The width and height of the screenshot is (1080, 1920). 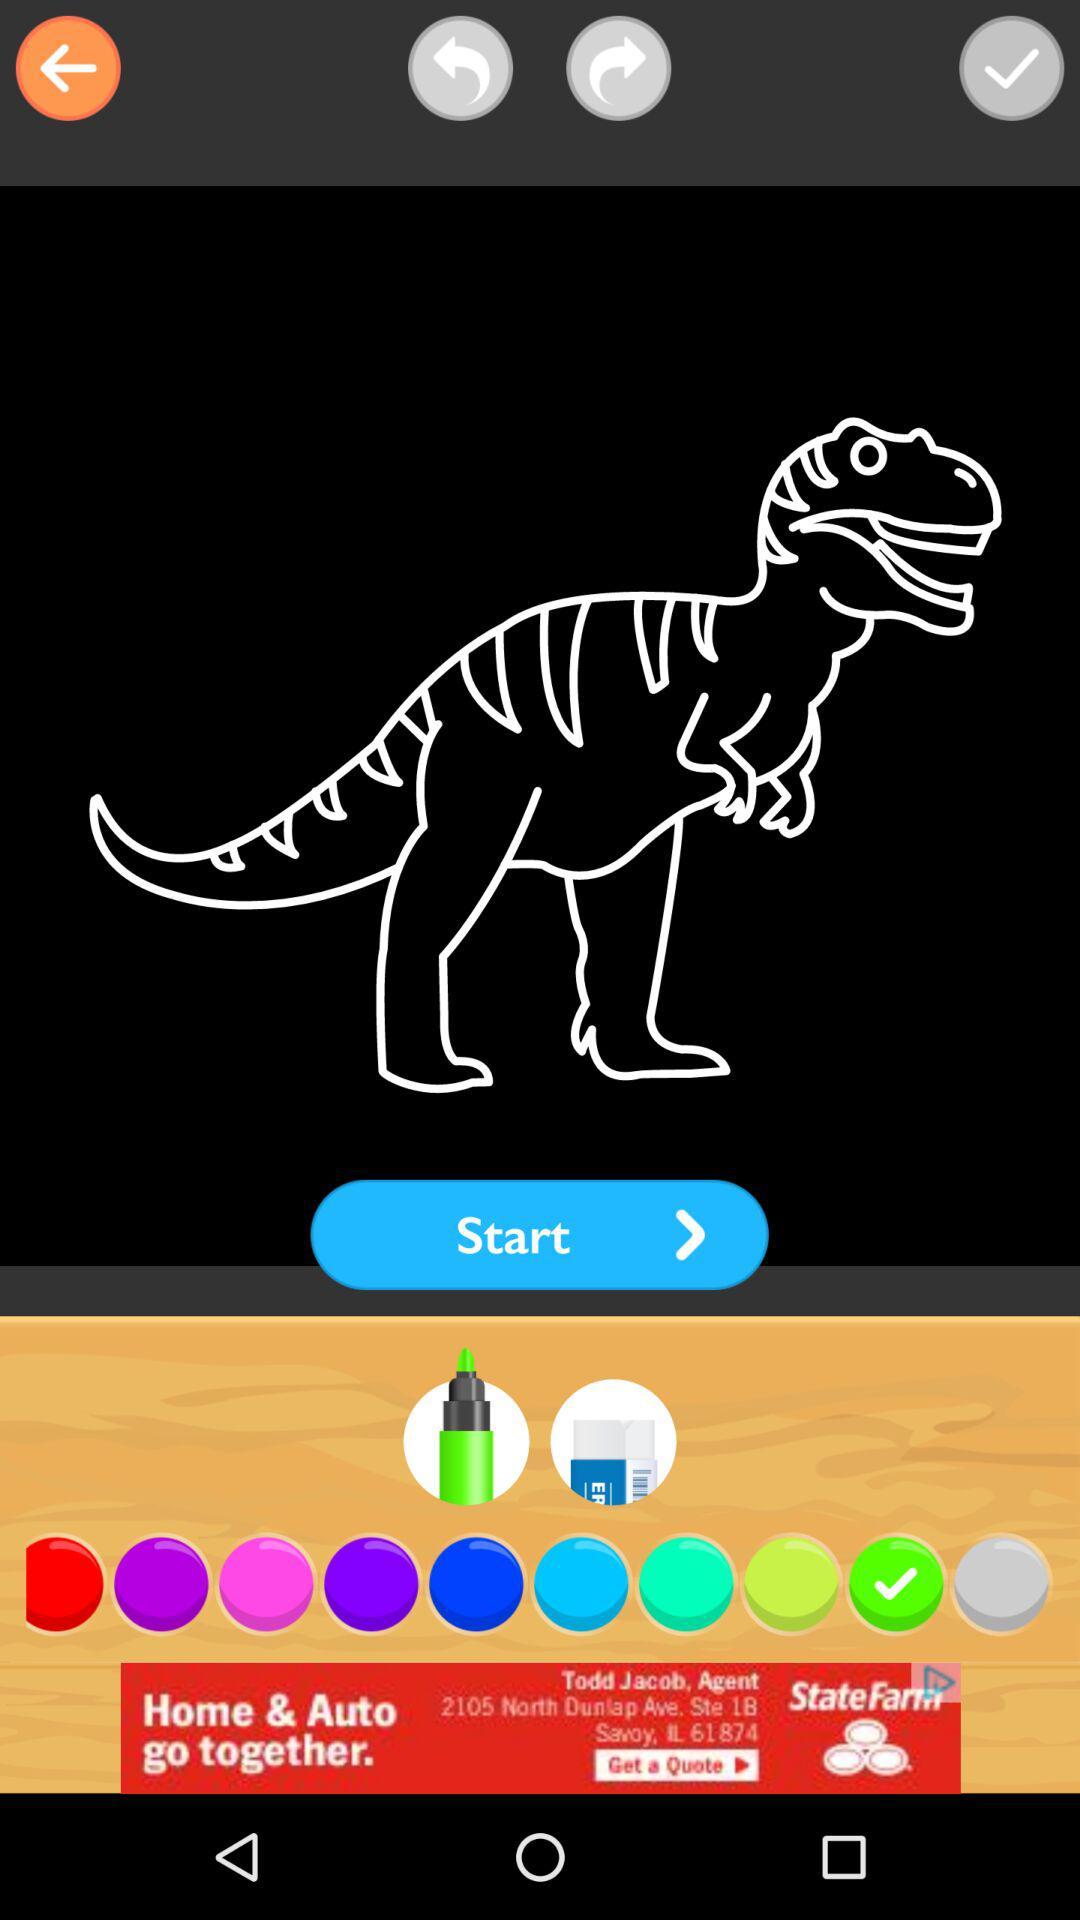 What do you see at coordinates (540, 1727) in the screenshot?
I see `advertisement banner` at bounding box center [540, 1727].